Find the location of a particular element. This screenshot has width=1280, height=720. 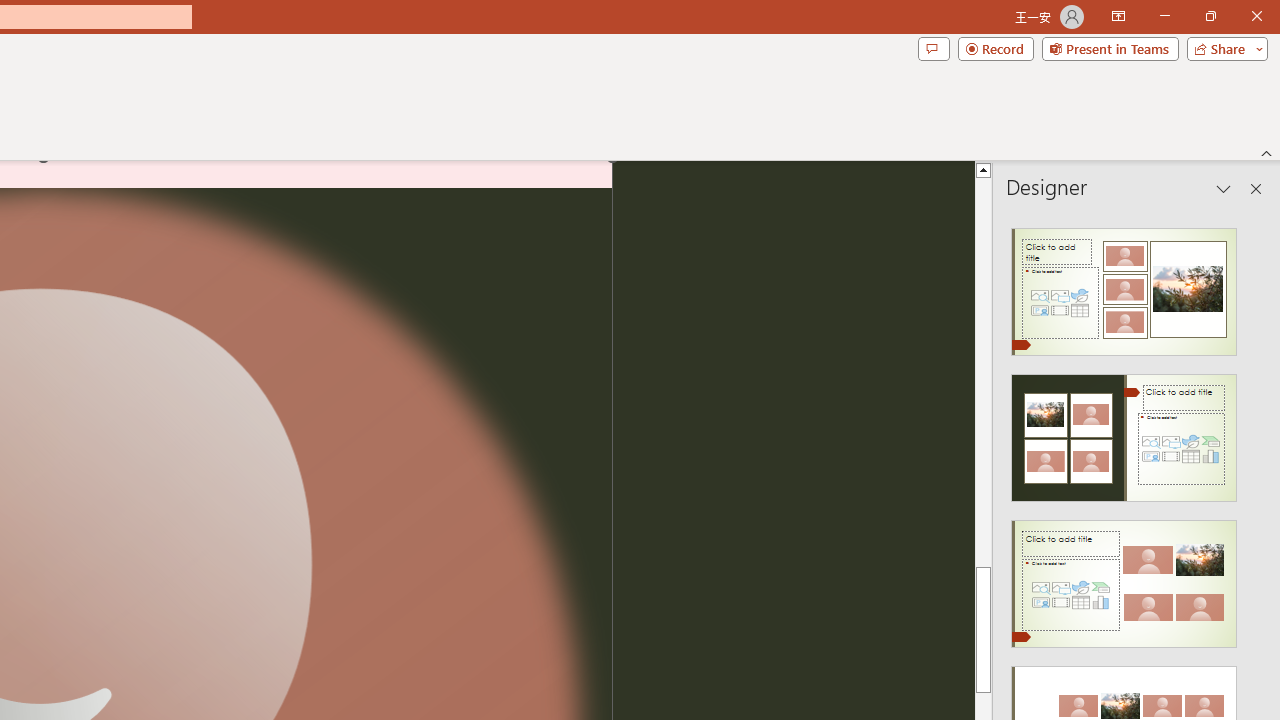

'Ribbon Display Options' is located at coordinates (1117, 16).